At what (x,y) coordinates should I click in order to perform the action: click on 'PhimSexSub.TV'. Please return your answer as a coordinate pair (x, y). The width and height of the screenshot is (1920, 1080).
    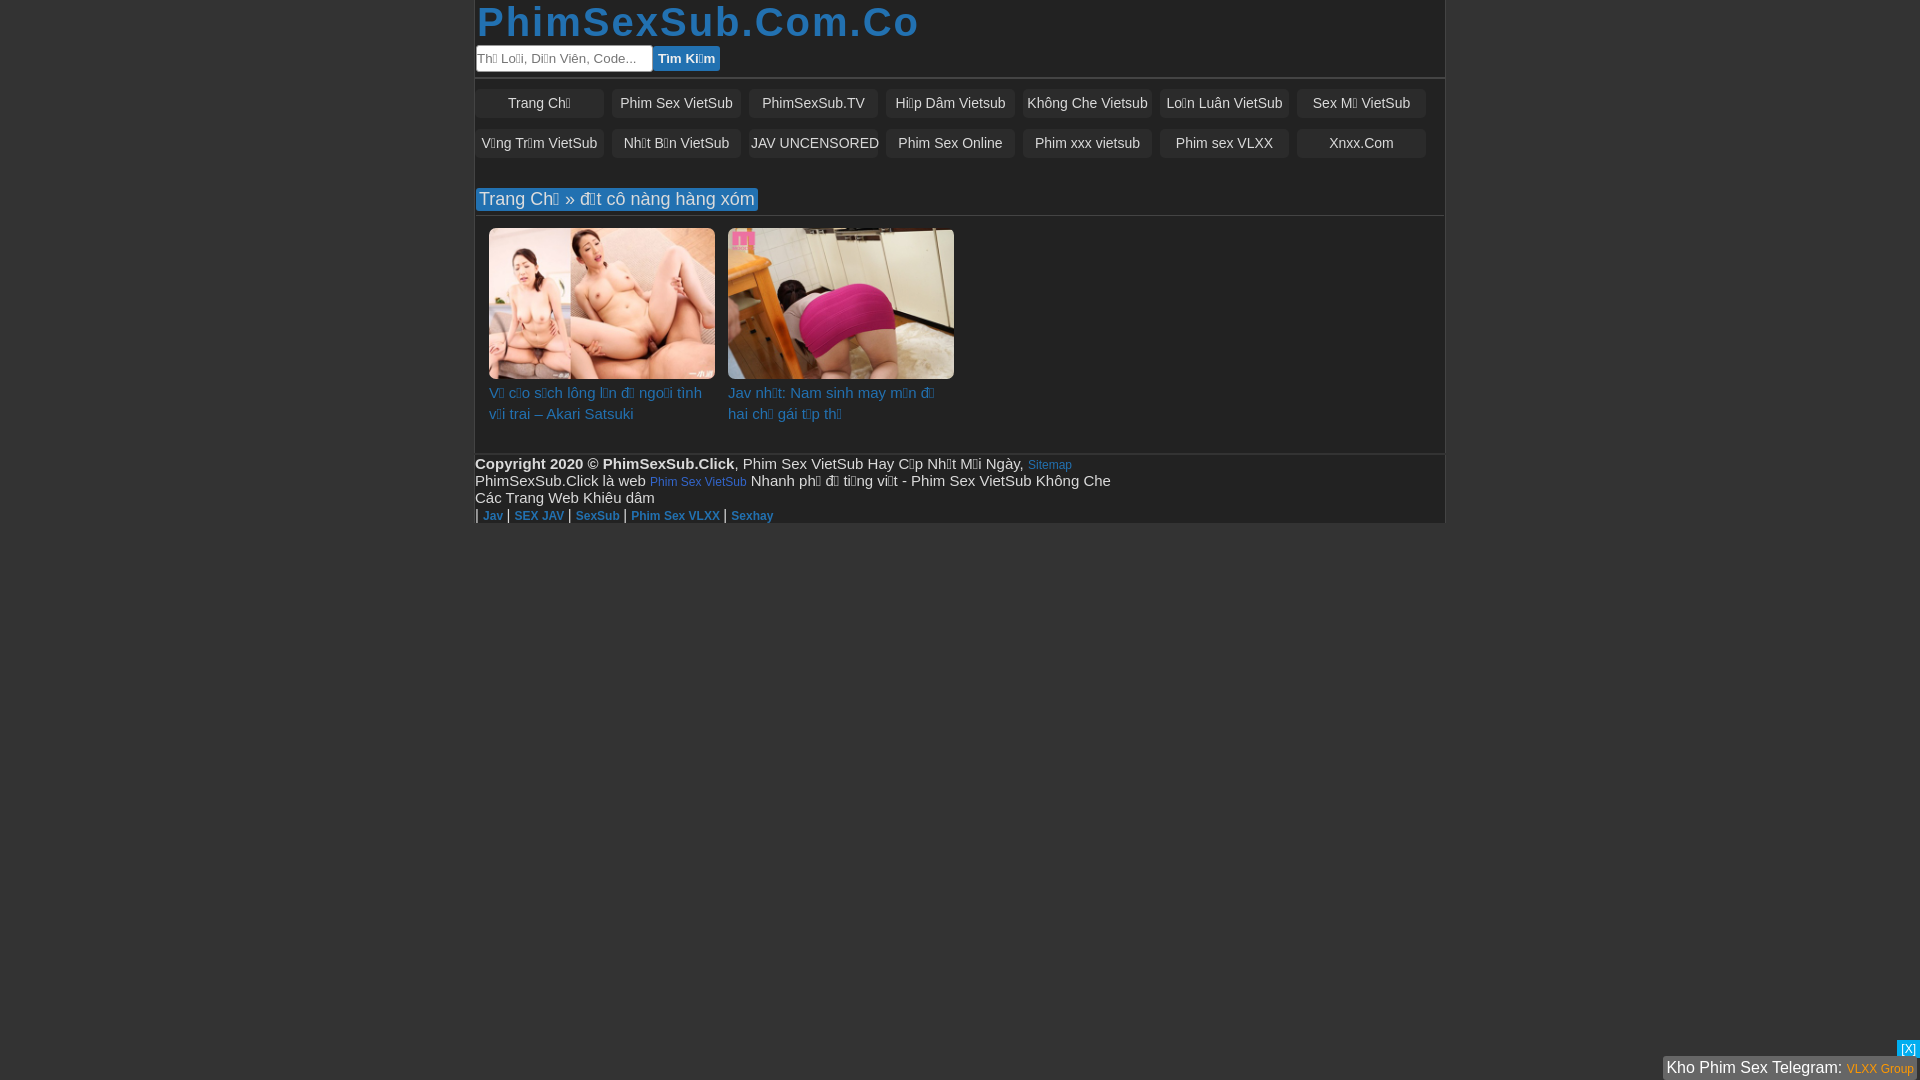
    Looking at the image, I should click on (813, 103).